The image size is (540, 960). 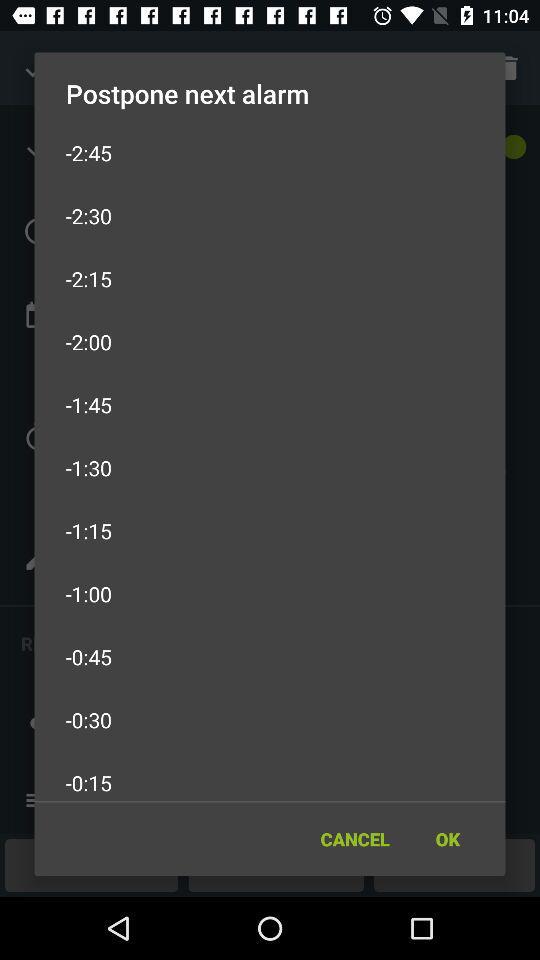 What do you see at coordinates (447, 839) in the screenshot?
I see `the ok icon` at bounding box center [447, 839].